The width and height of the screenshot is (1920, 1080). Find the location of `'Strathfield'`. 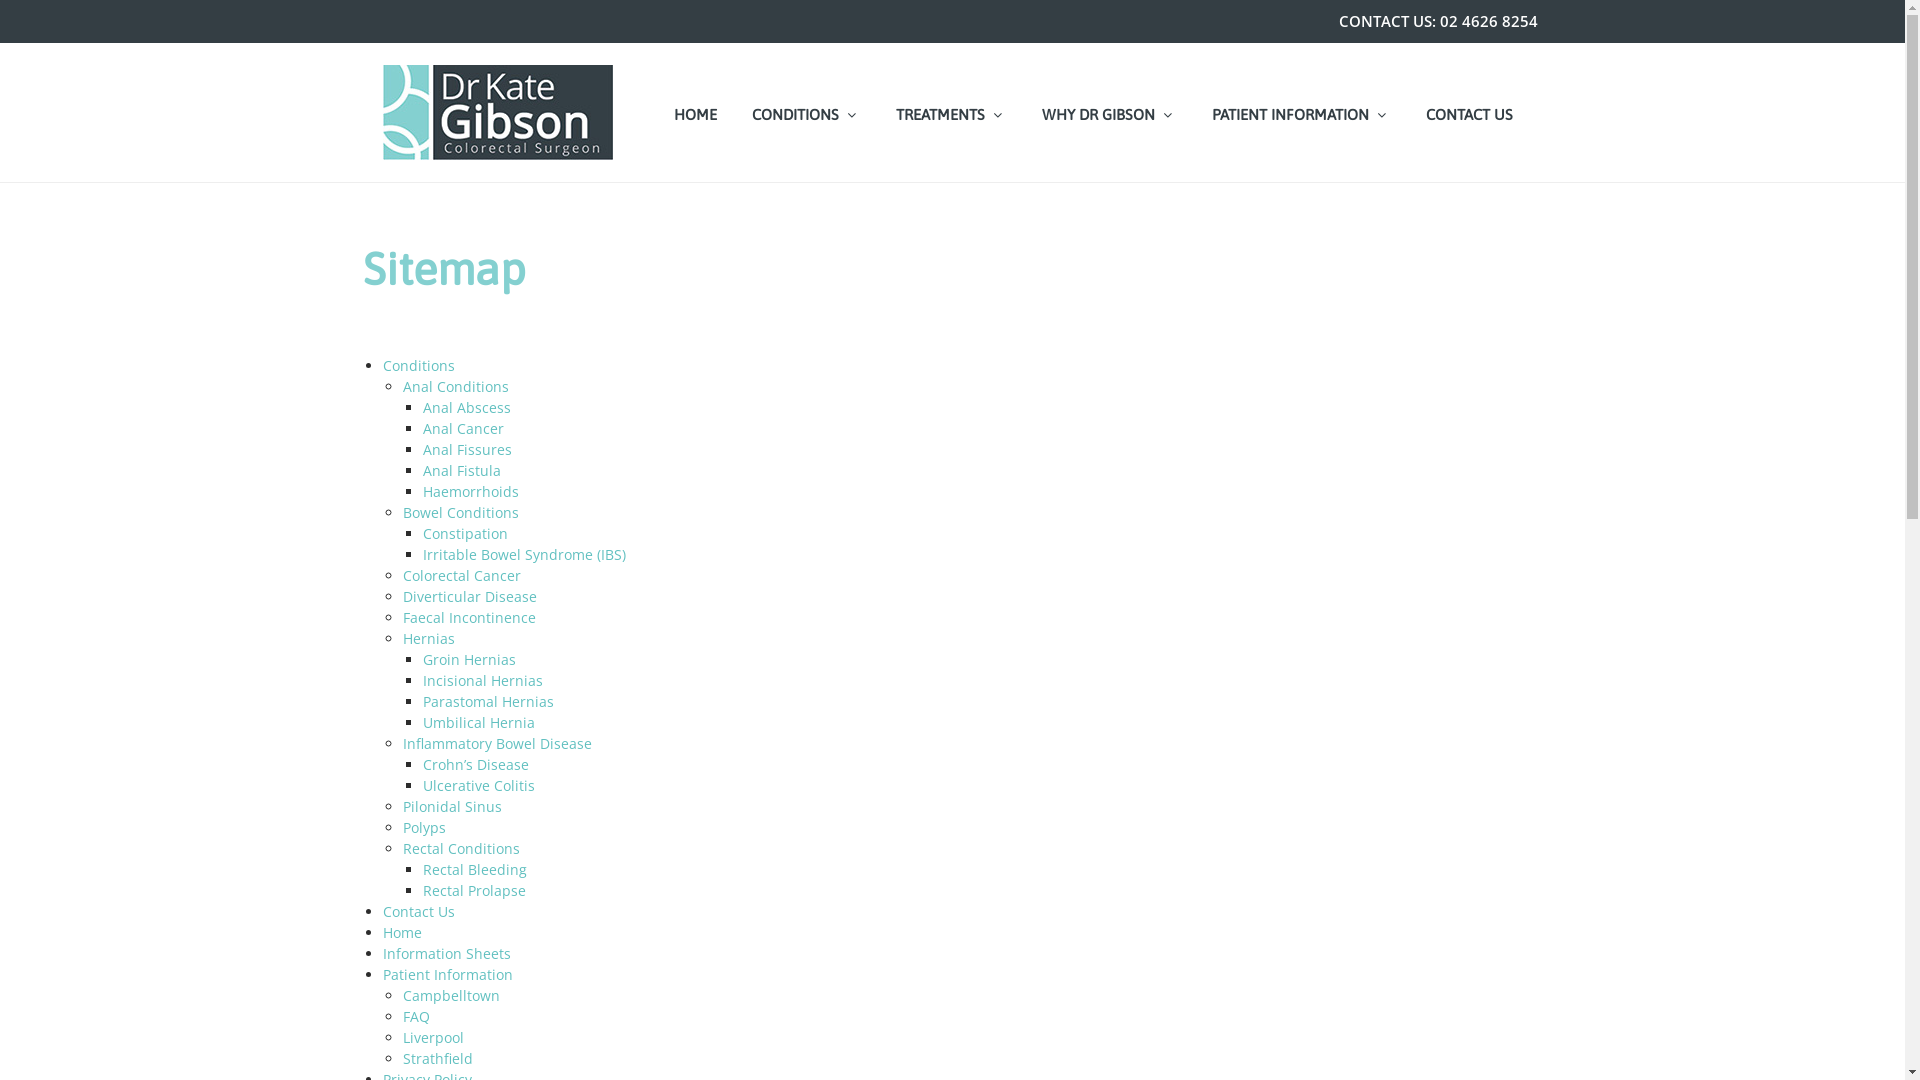

'Strathfield' is located at coordinates (435, 1057).